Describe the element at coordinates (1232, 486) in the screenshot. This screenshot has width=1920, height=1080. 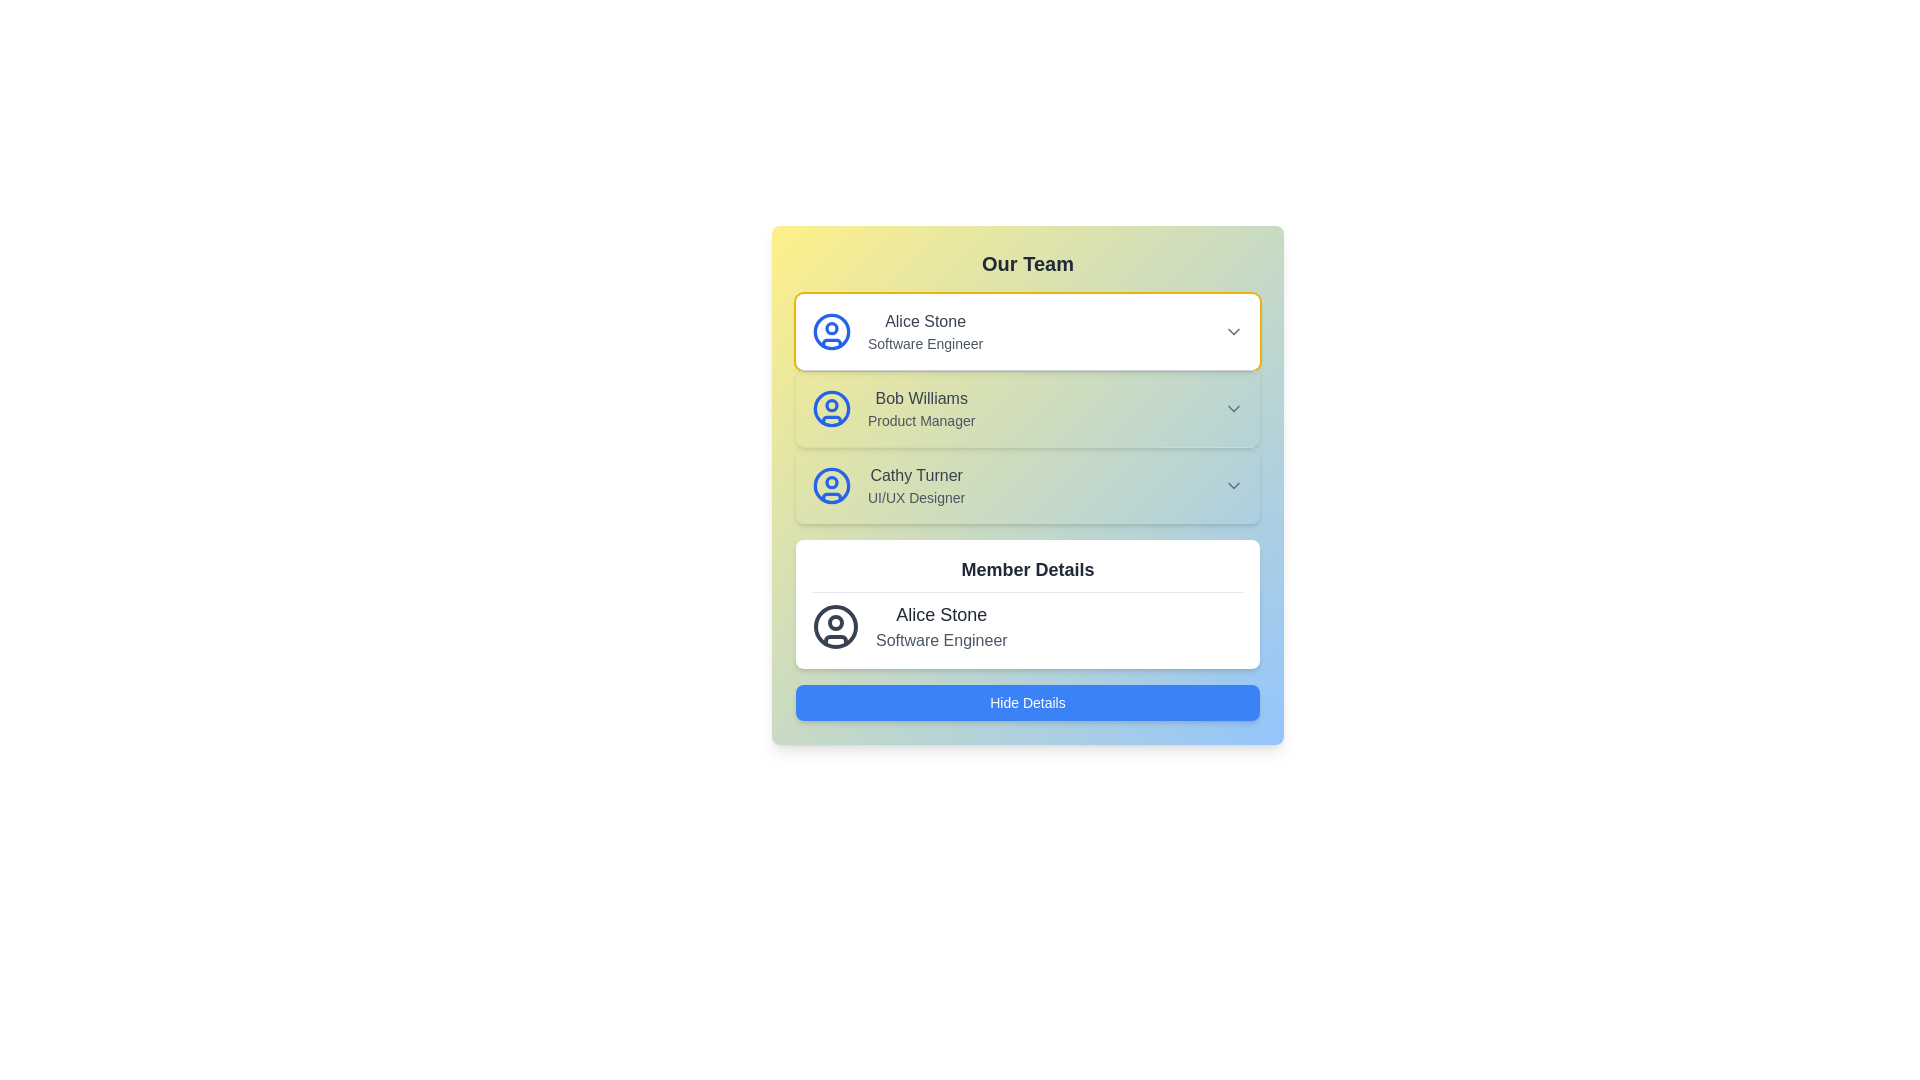
I see `the toggle icon located on the far right of the section containing 'Cathy Turner' and 'UI/UX Designer'` at that location.